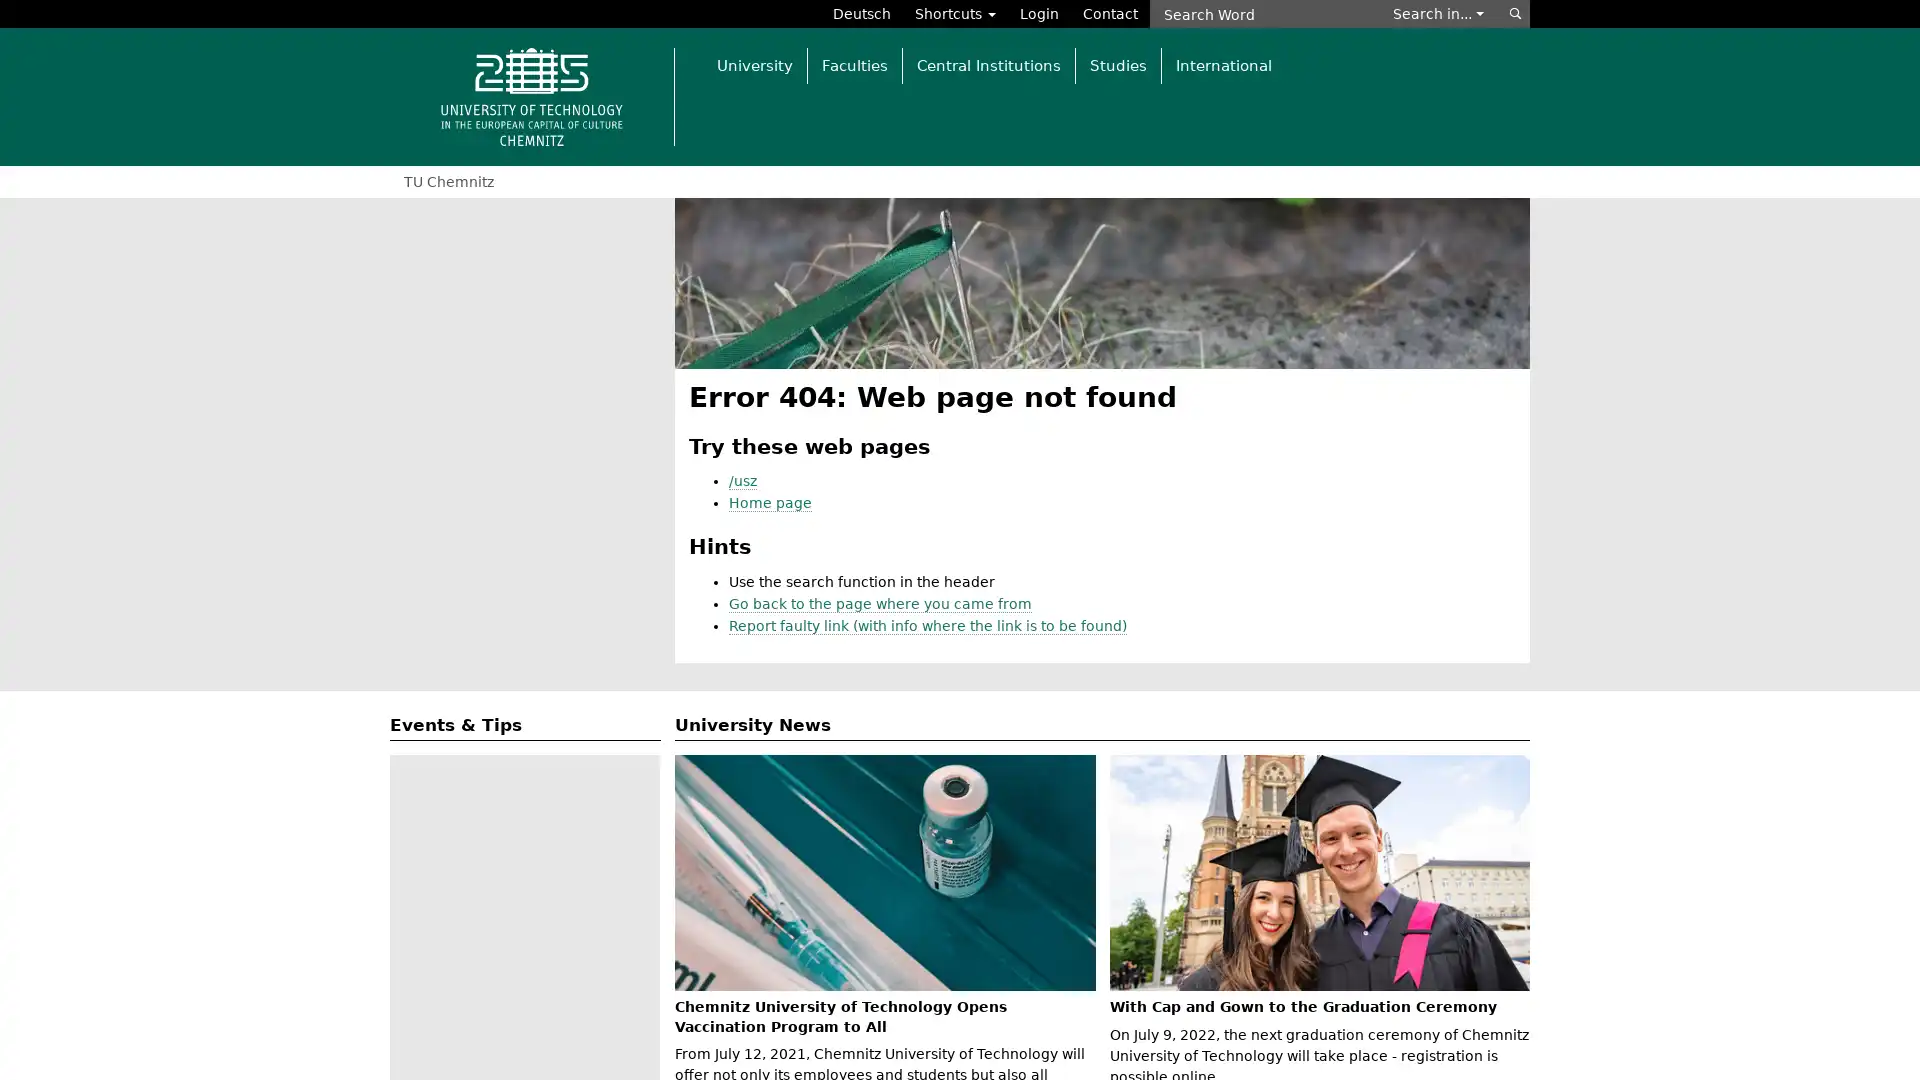  What do you see at coordinates (1222, 64) in the screenshot?
I see `International` at bounding box center [1222, 64].